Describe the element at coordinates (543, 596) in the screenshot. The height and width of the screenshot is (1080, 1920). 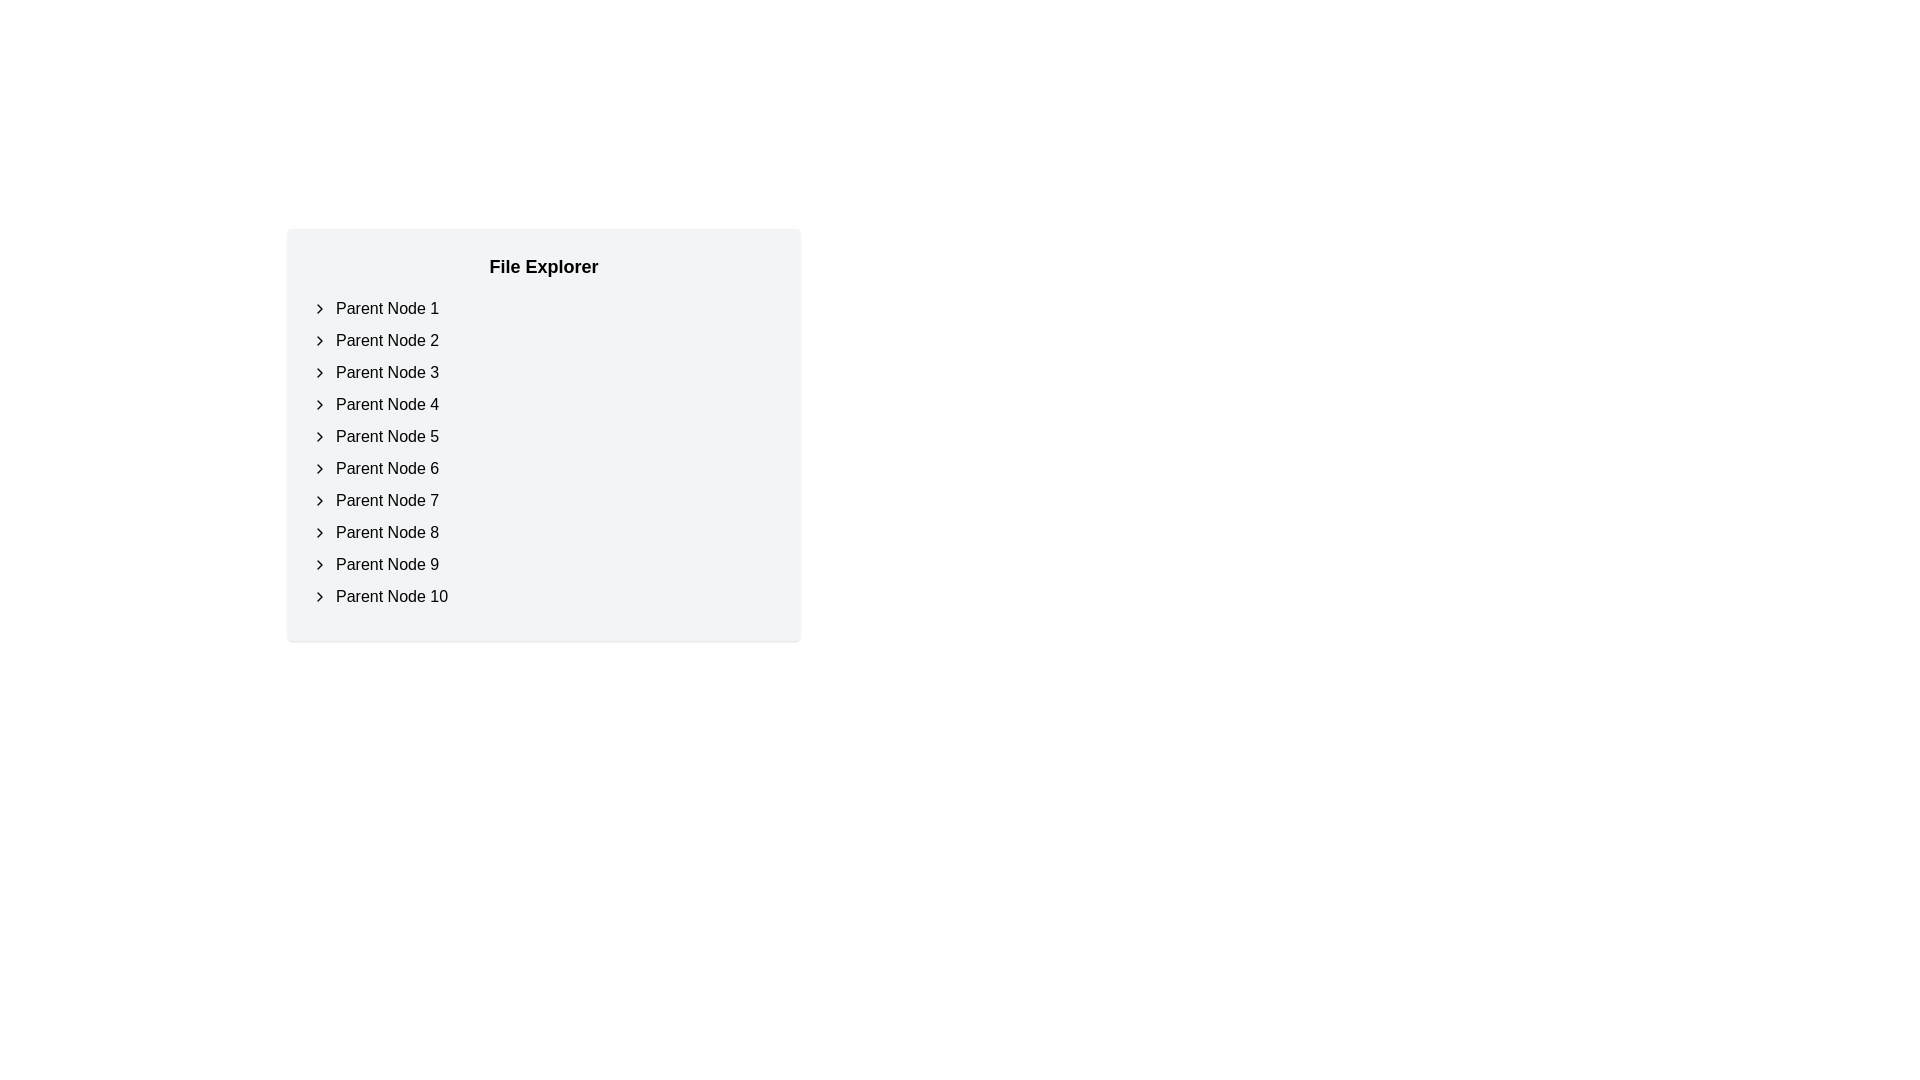
I see `the 10th item in the 'File Explorer' list` at that location.